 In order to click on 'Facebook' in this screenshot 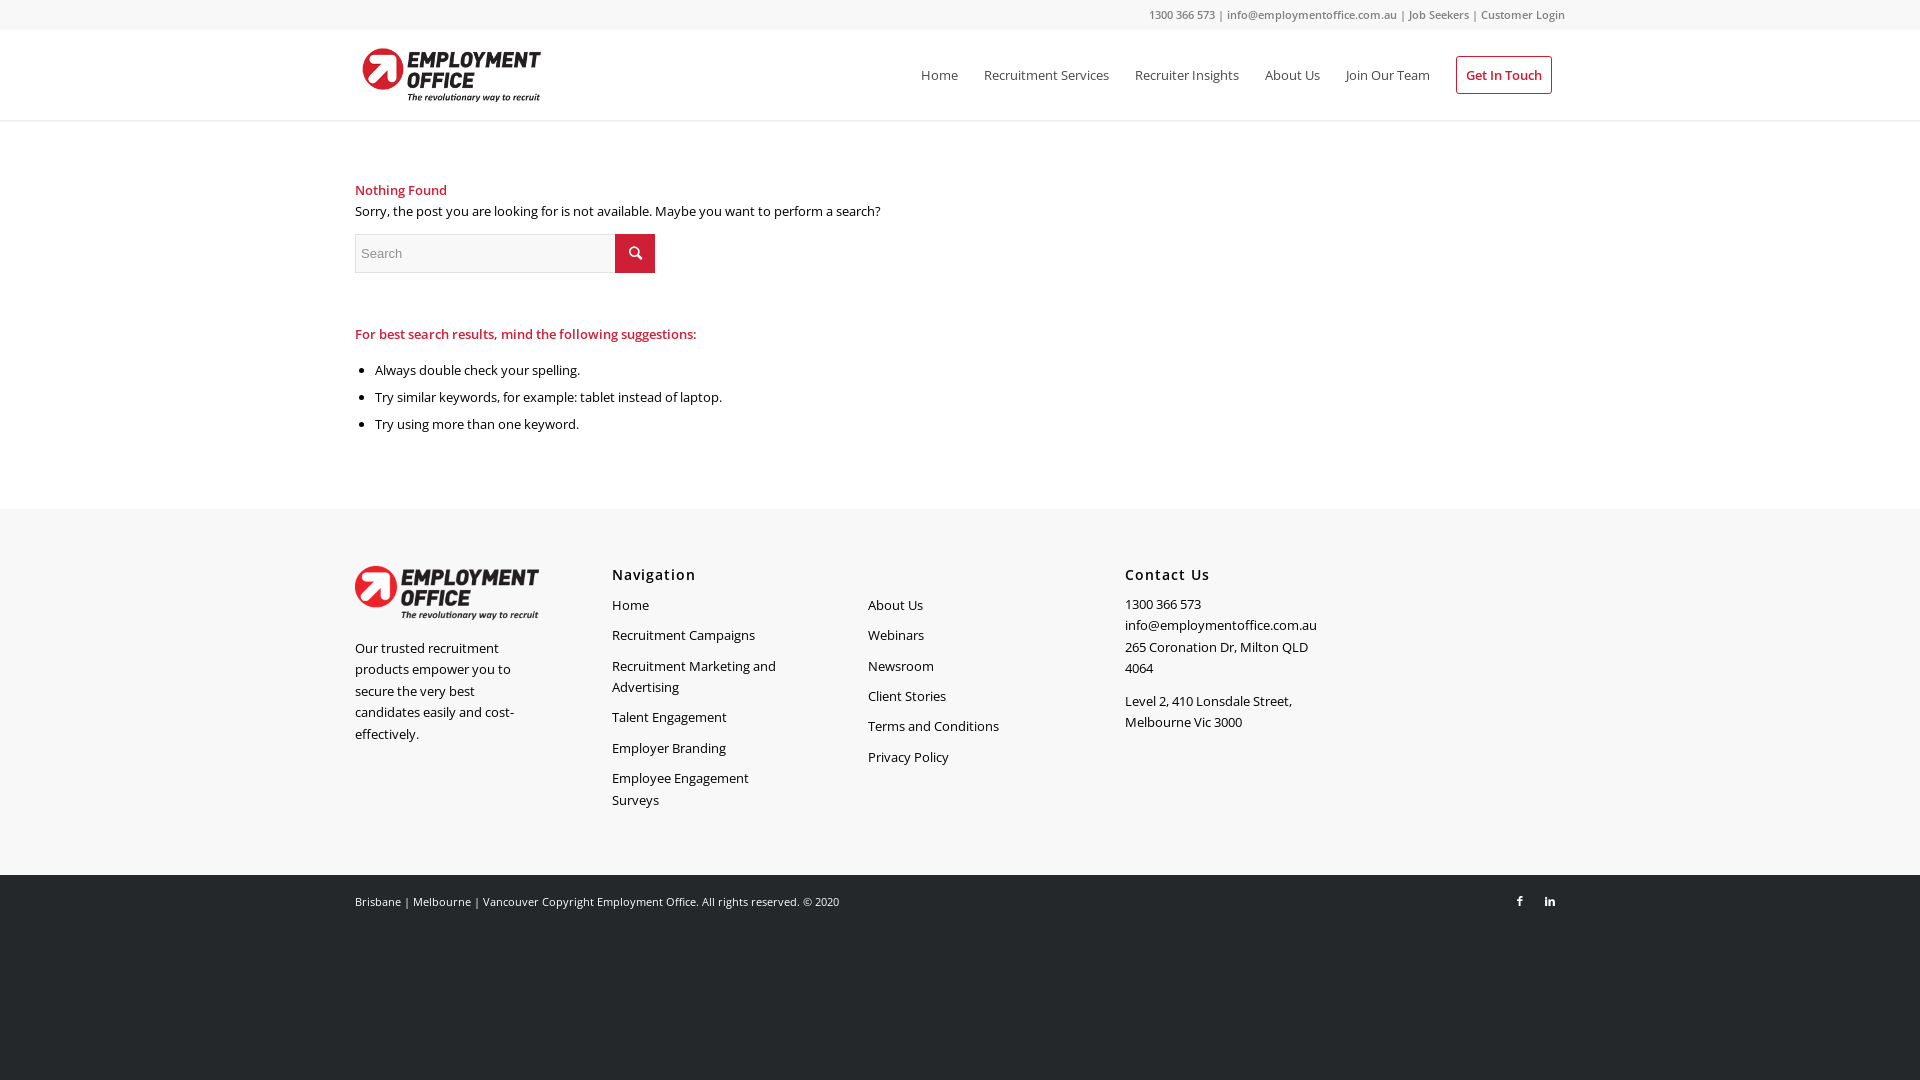, I will do `click(1520, 901)`.